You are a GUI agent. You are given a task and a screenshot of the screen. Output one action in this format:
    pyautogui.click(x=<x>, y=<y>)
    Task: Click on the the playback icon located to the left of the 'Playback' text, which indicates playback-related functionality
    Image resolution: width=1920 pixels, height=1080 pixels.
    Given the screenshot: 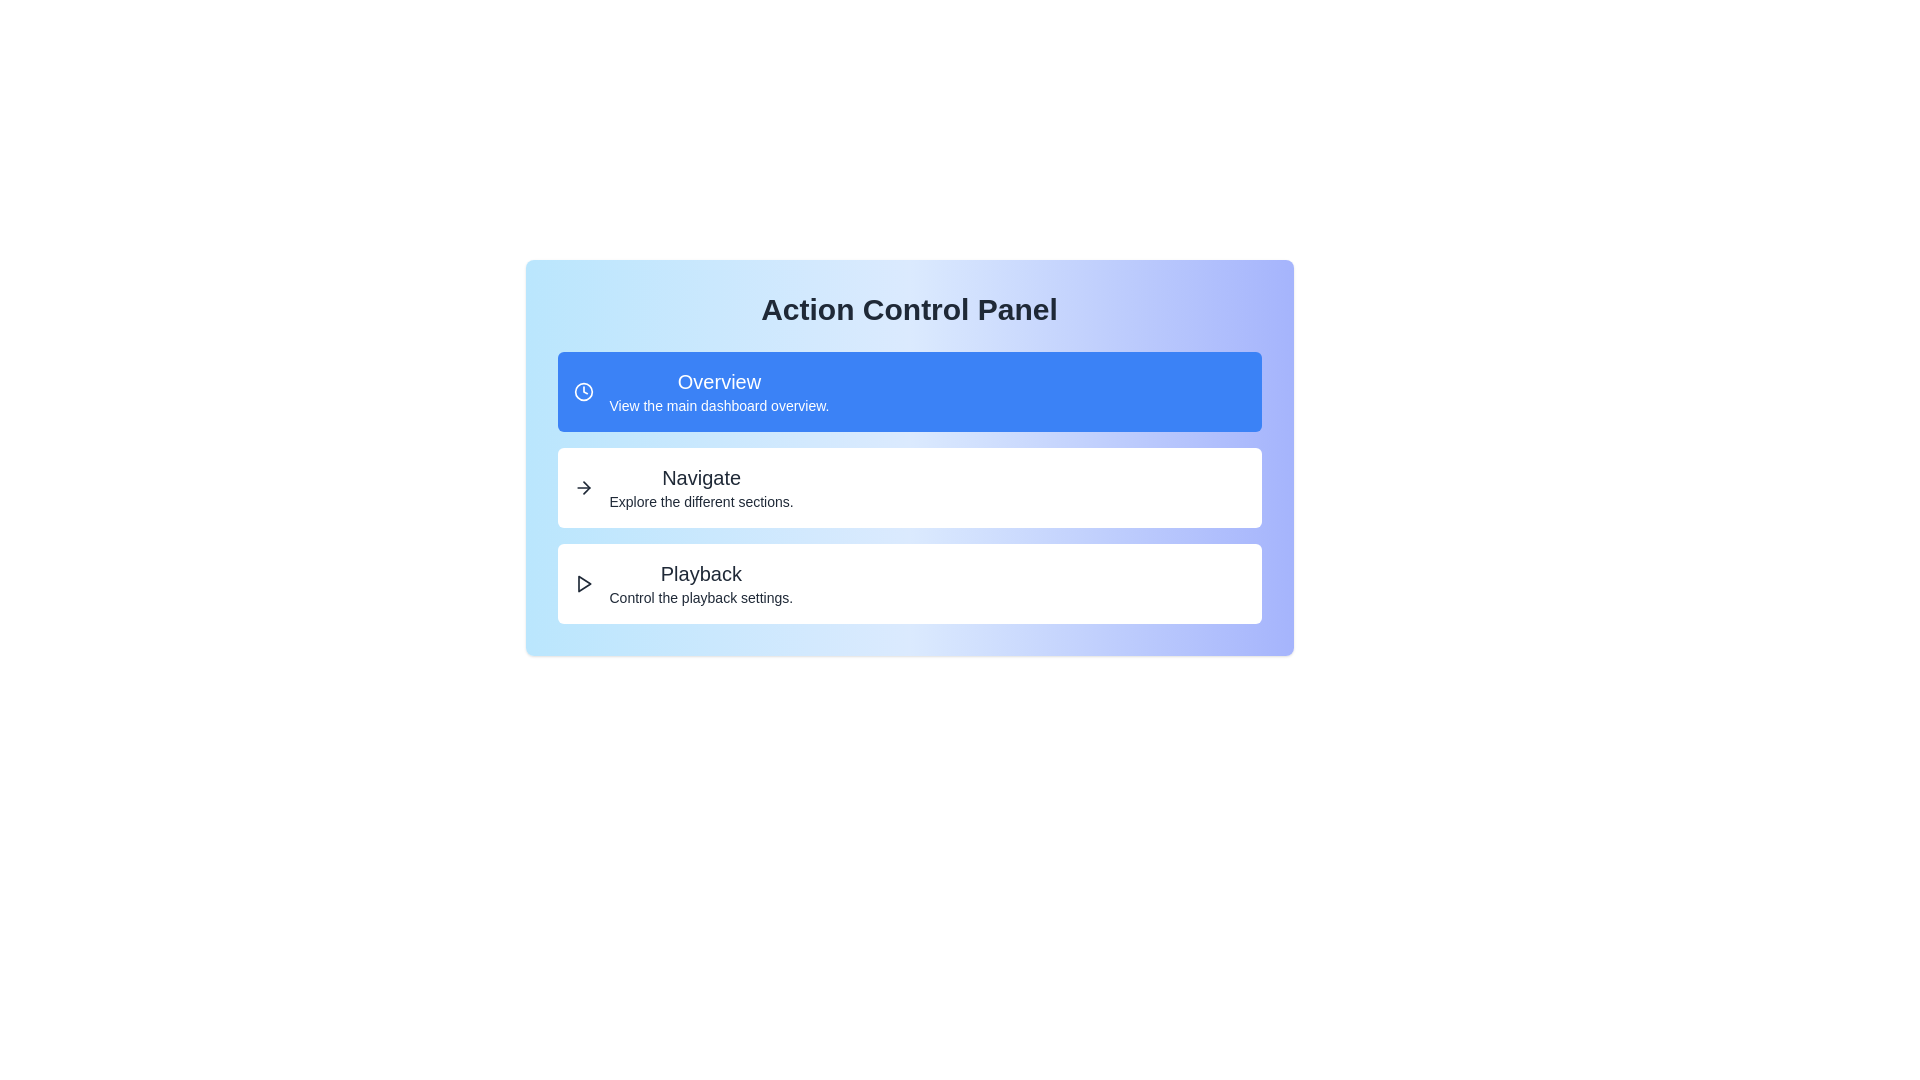 What is the action you would take?
    pyautogui.click(x=582, y=583)
    